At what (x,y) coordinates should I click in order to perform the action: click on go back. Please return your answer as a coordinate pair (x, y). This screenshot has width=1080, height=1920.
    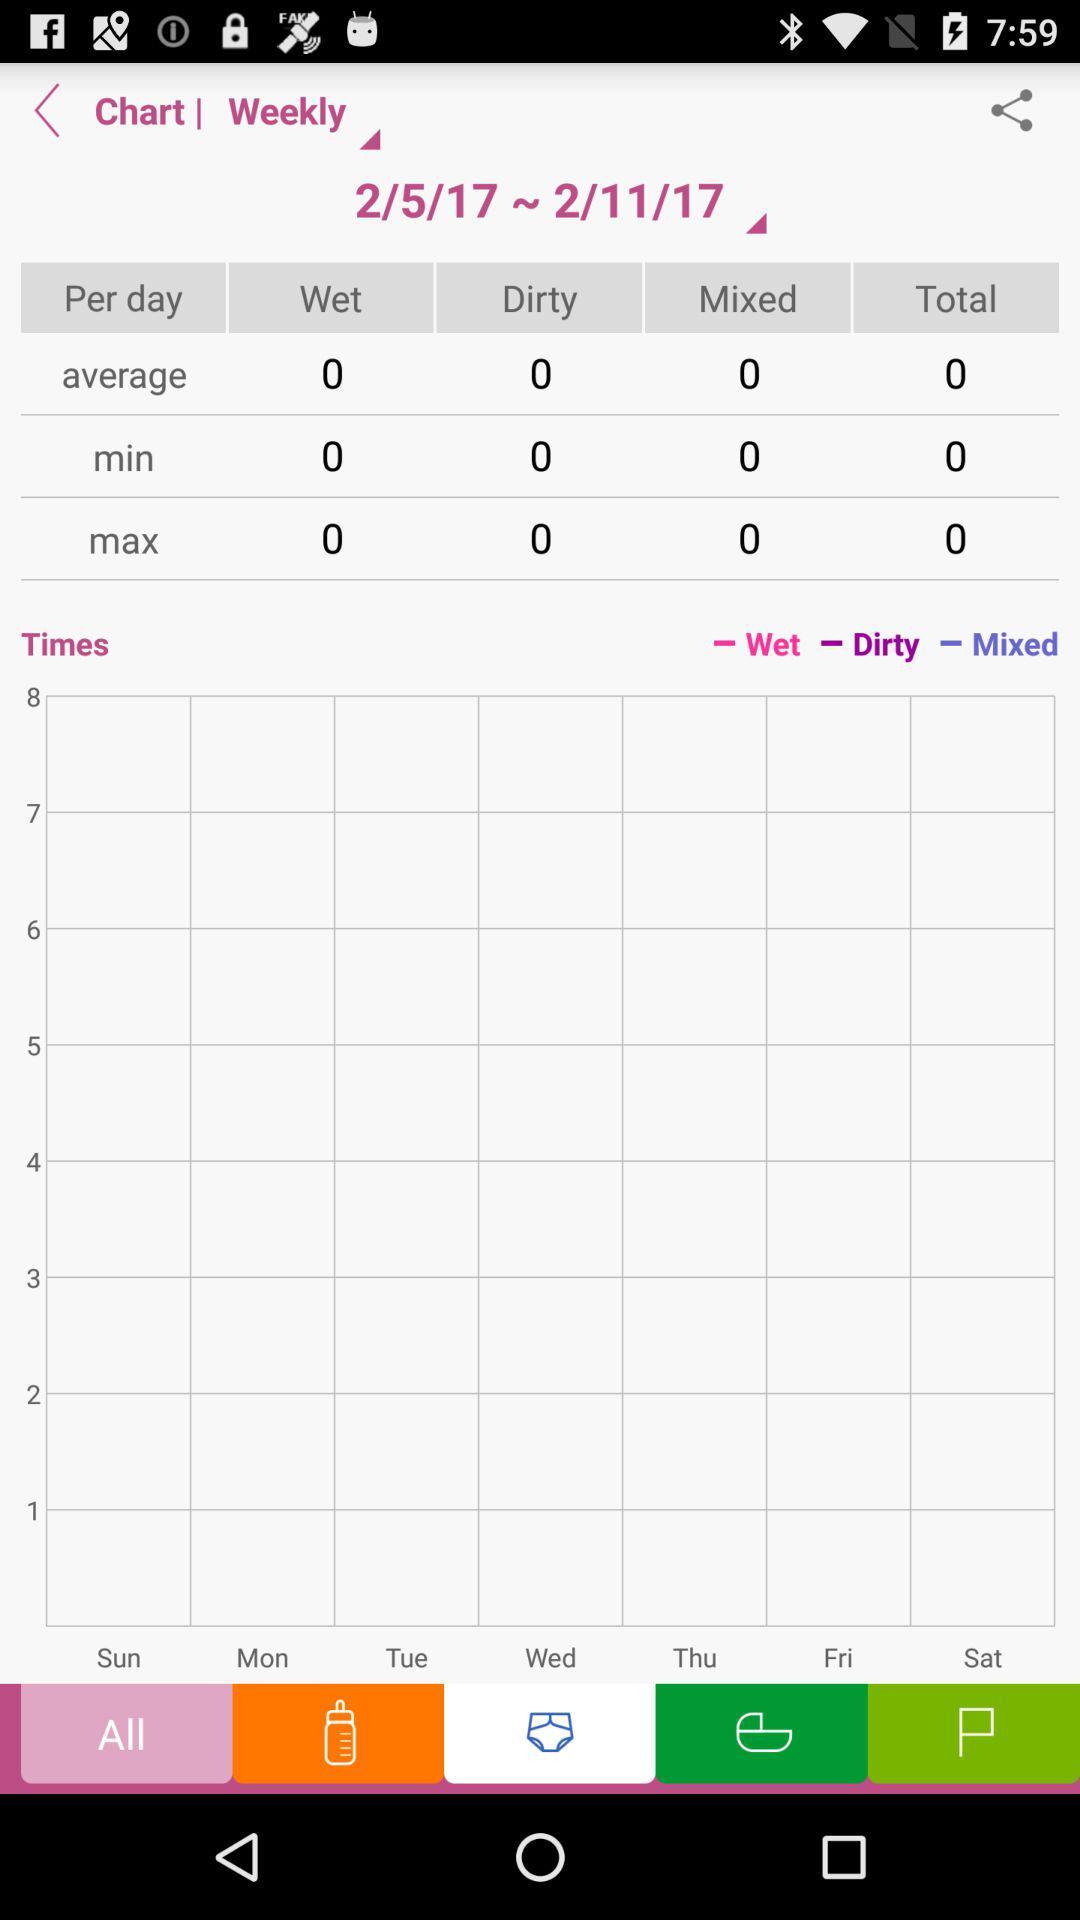
    Looking at the image, I should click on (46, 109).